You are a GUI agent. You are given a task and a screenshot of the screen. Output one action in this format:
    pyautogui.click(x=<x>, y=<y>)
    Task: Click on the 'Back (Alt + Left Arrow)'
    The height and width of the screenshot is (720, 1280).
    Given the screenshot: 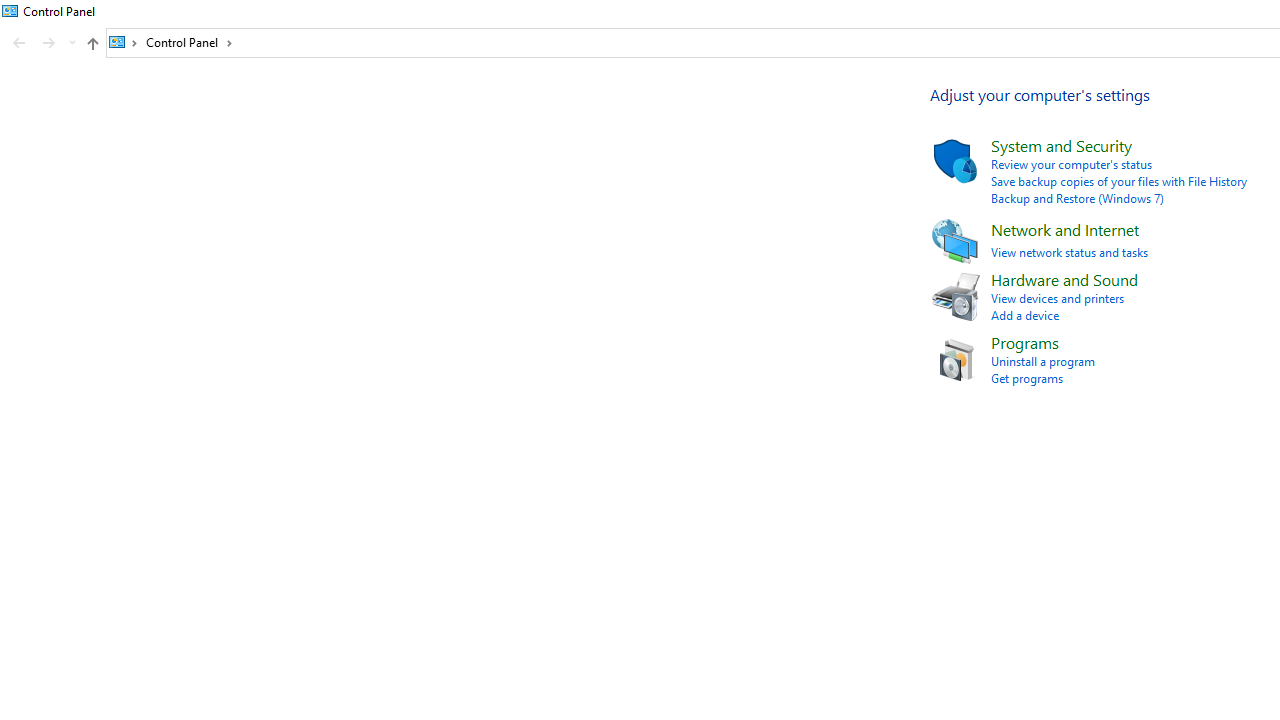 What is the action you would take?
    pyautogui.click(x=19, y=43)
    